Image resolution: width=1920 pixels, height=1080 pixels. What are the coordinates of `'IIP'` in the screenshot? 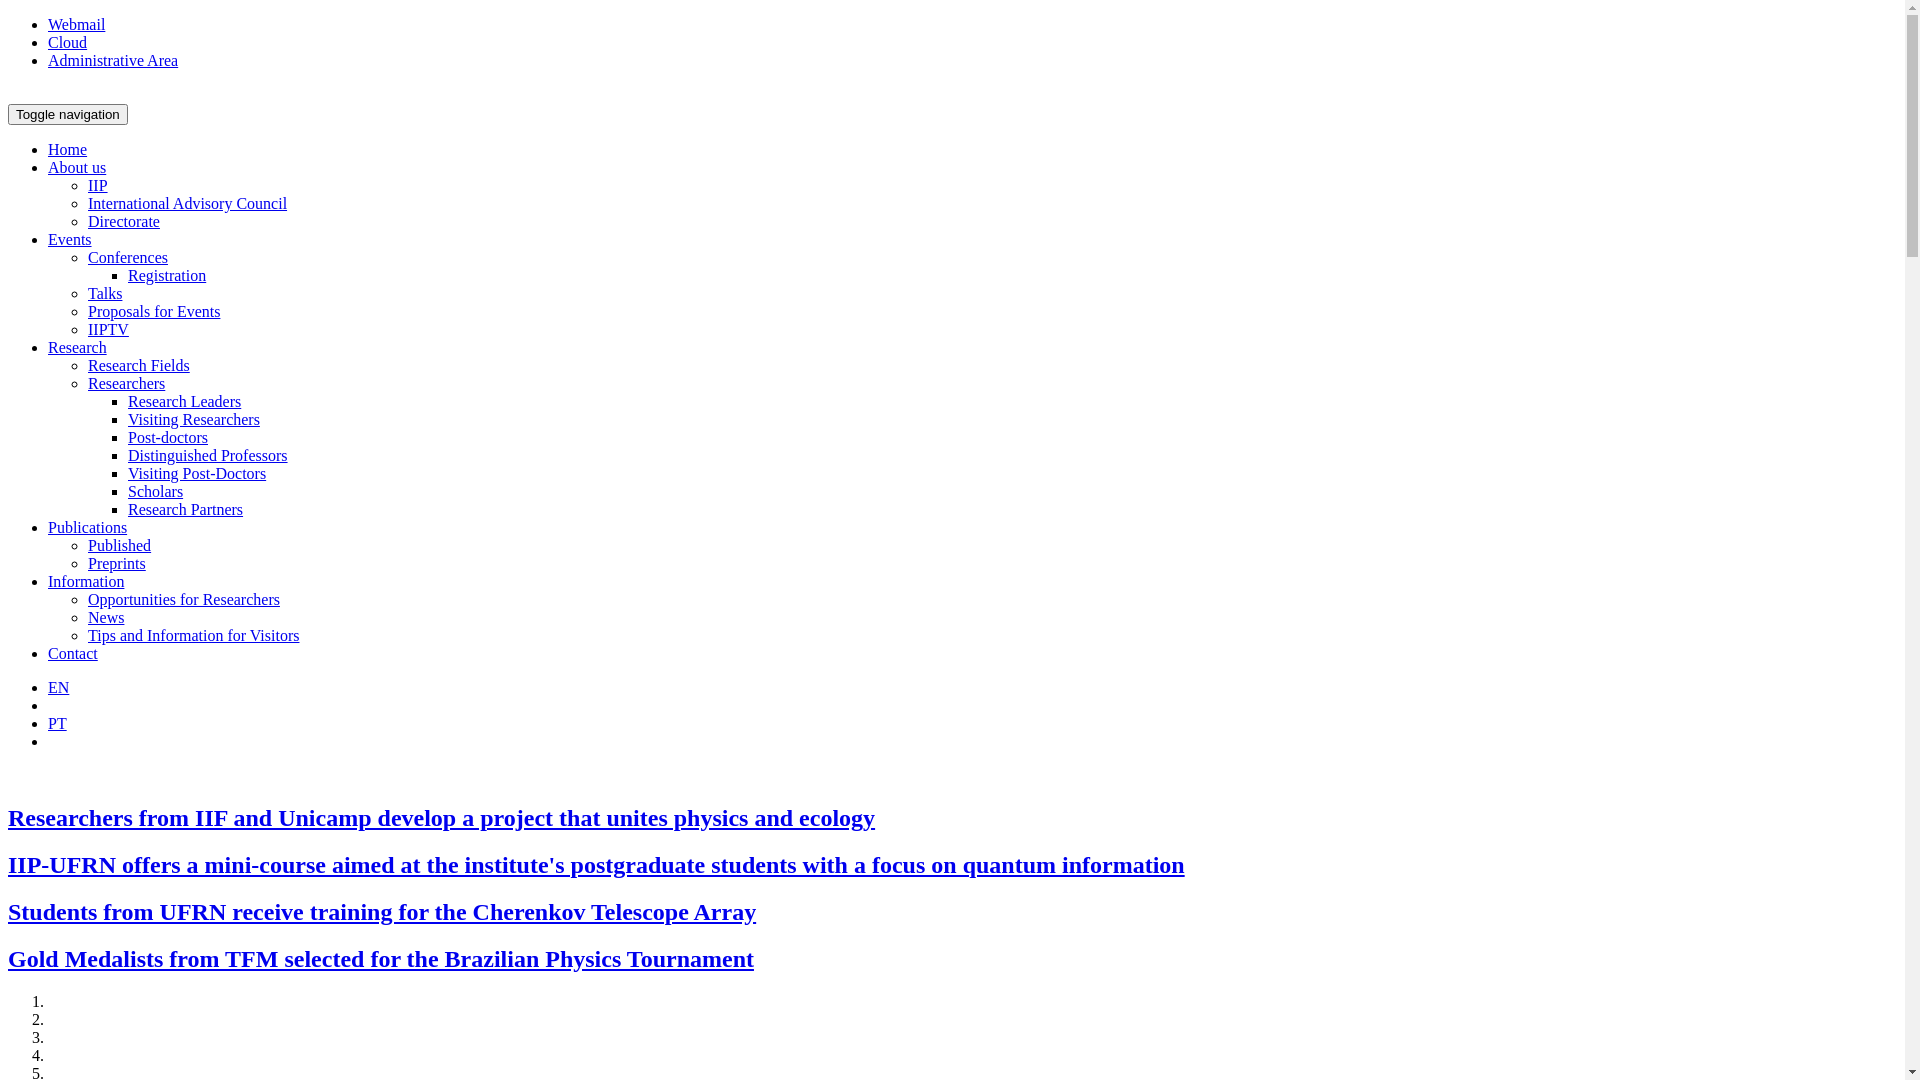 It's located at (96, 185).